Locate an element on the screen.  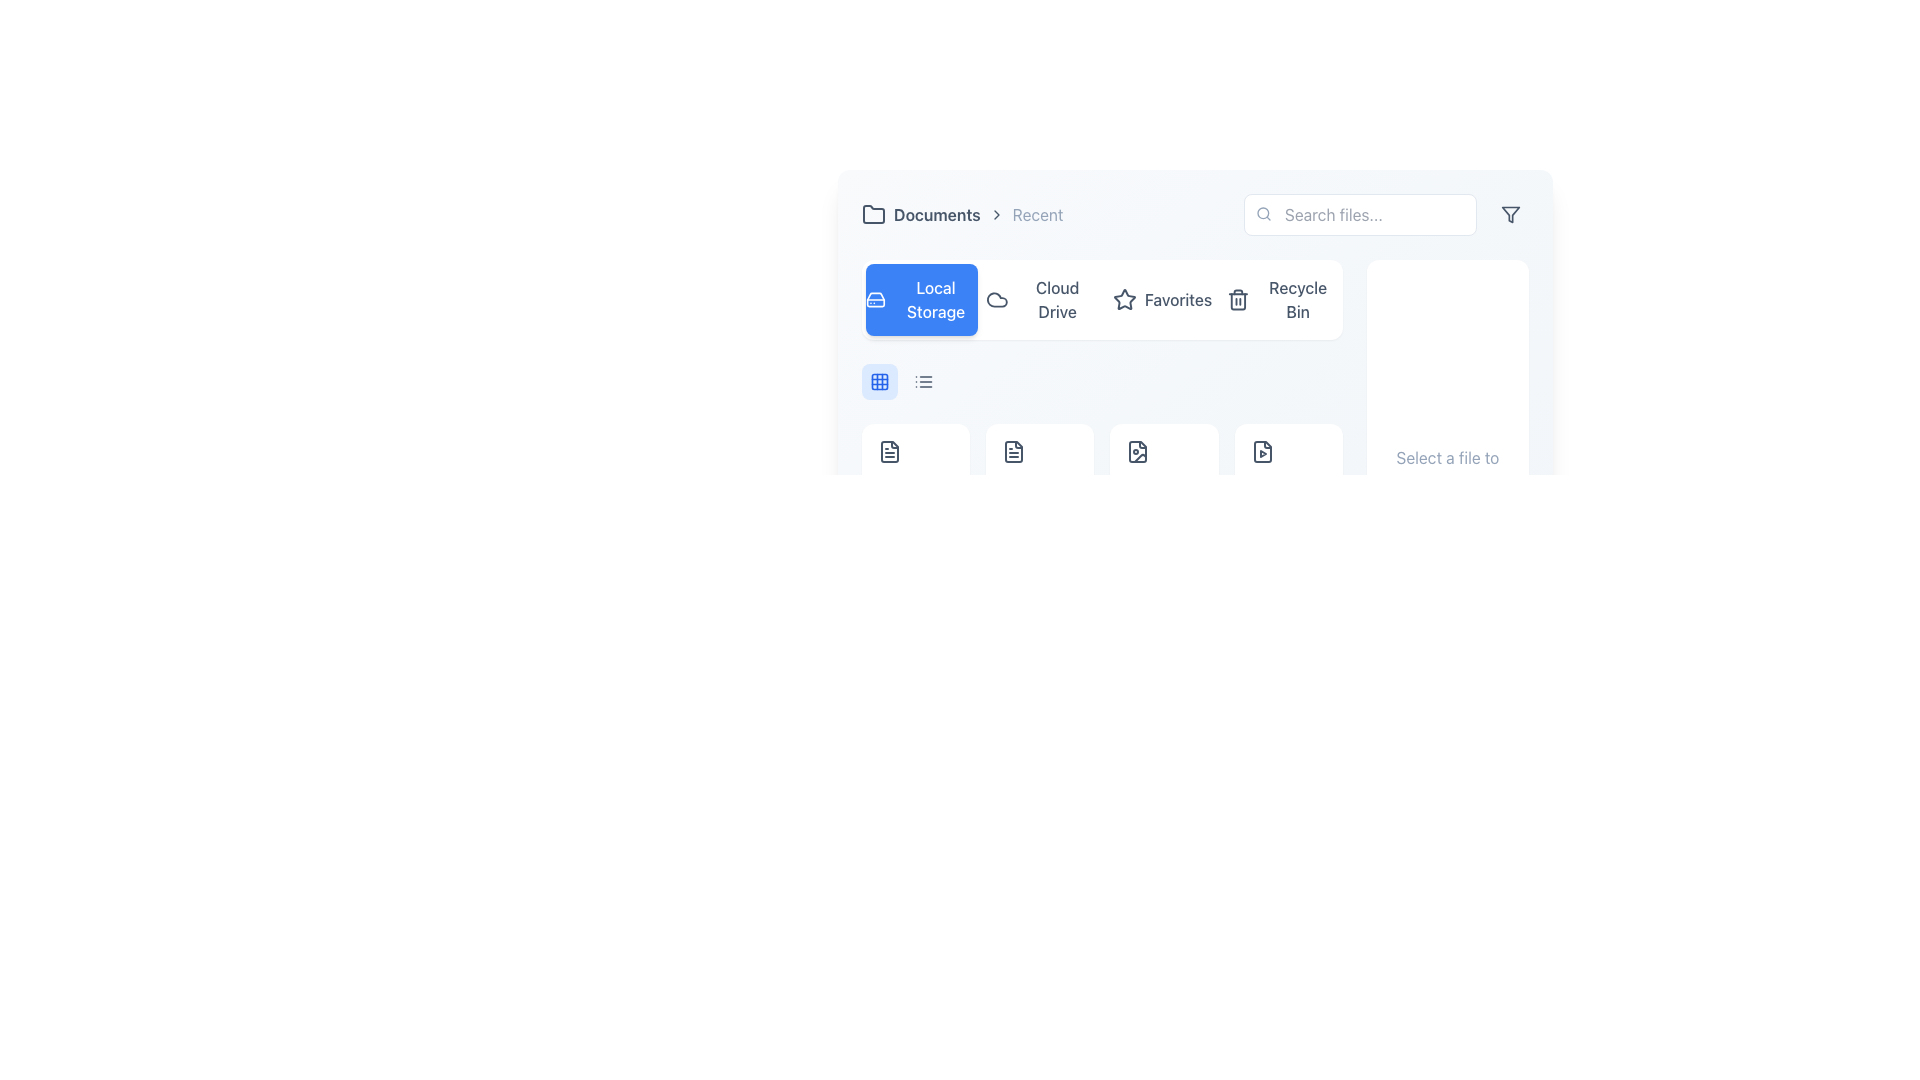
the second icon button in the upper section of the interface is located at coordinates (923, 381).